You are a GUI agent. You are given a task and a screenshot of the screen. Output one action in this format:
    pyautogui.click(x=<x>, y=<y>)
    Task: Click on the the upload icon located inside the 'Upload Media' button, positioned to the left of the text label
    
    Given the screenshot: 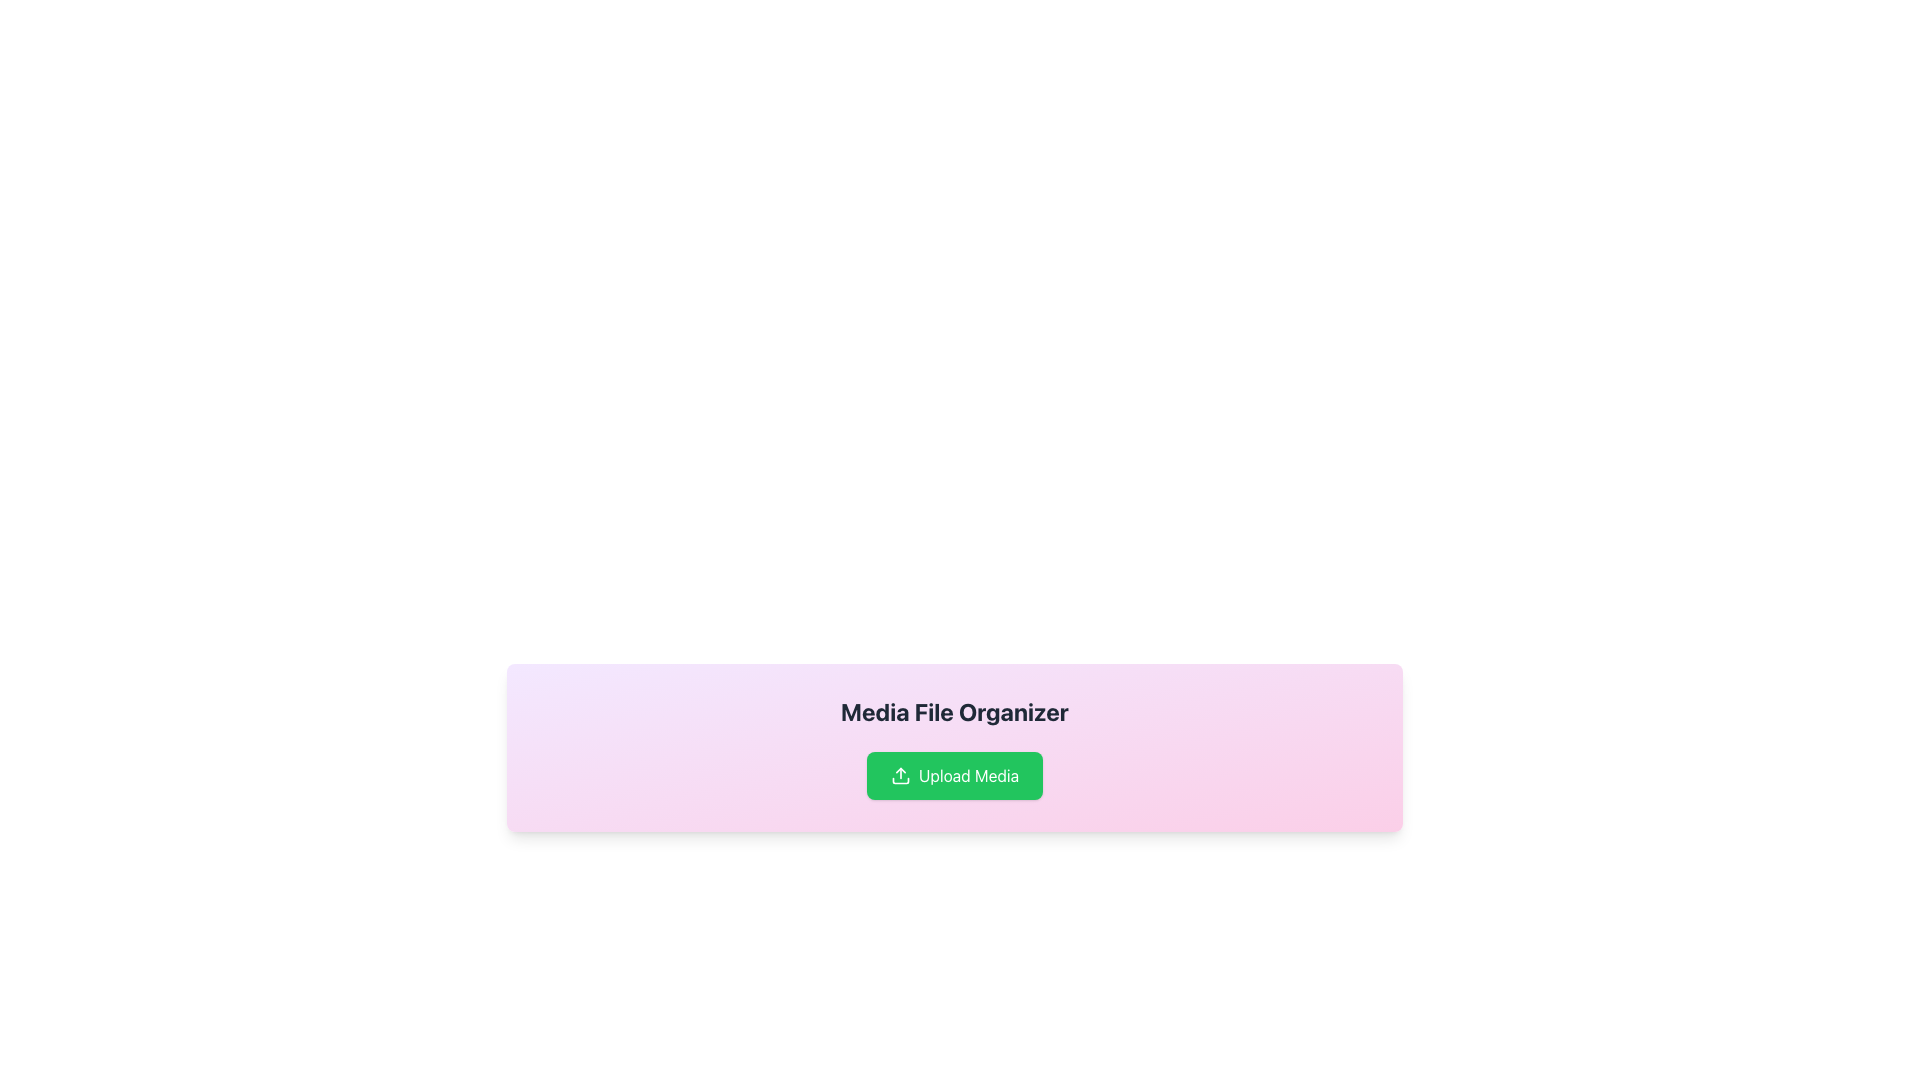 What is the action you would take?
    pyautogui.click(x=899, y=774)
    